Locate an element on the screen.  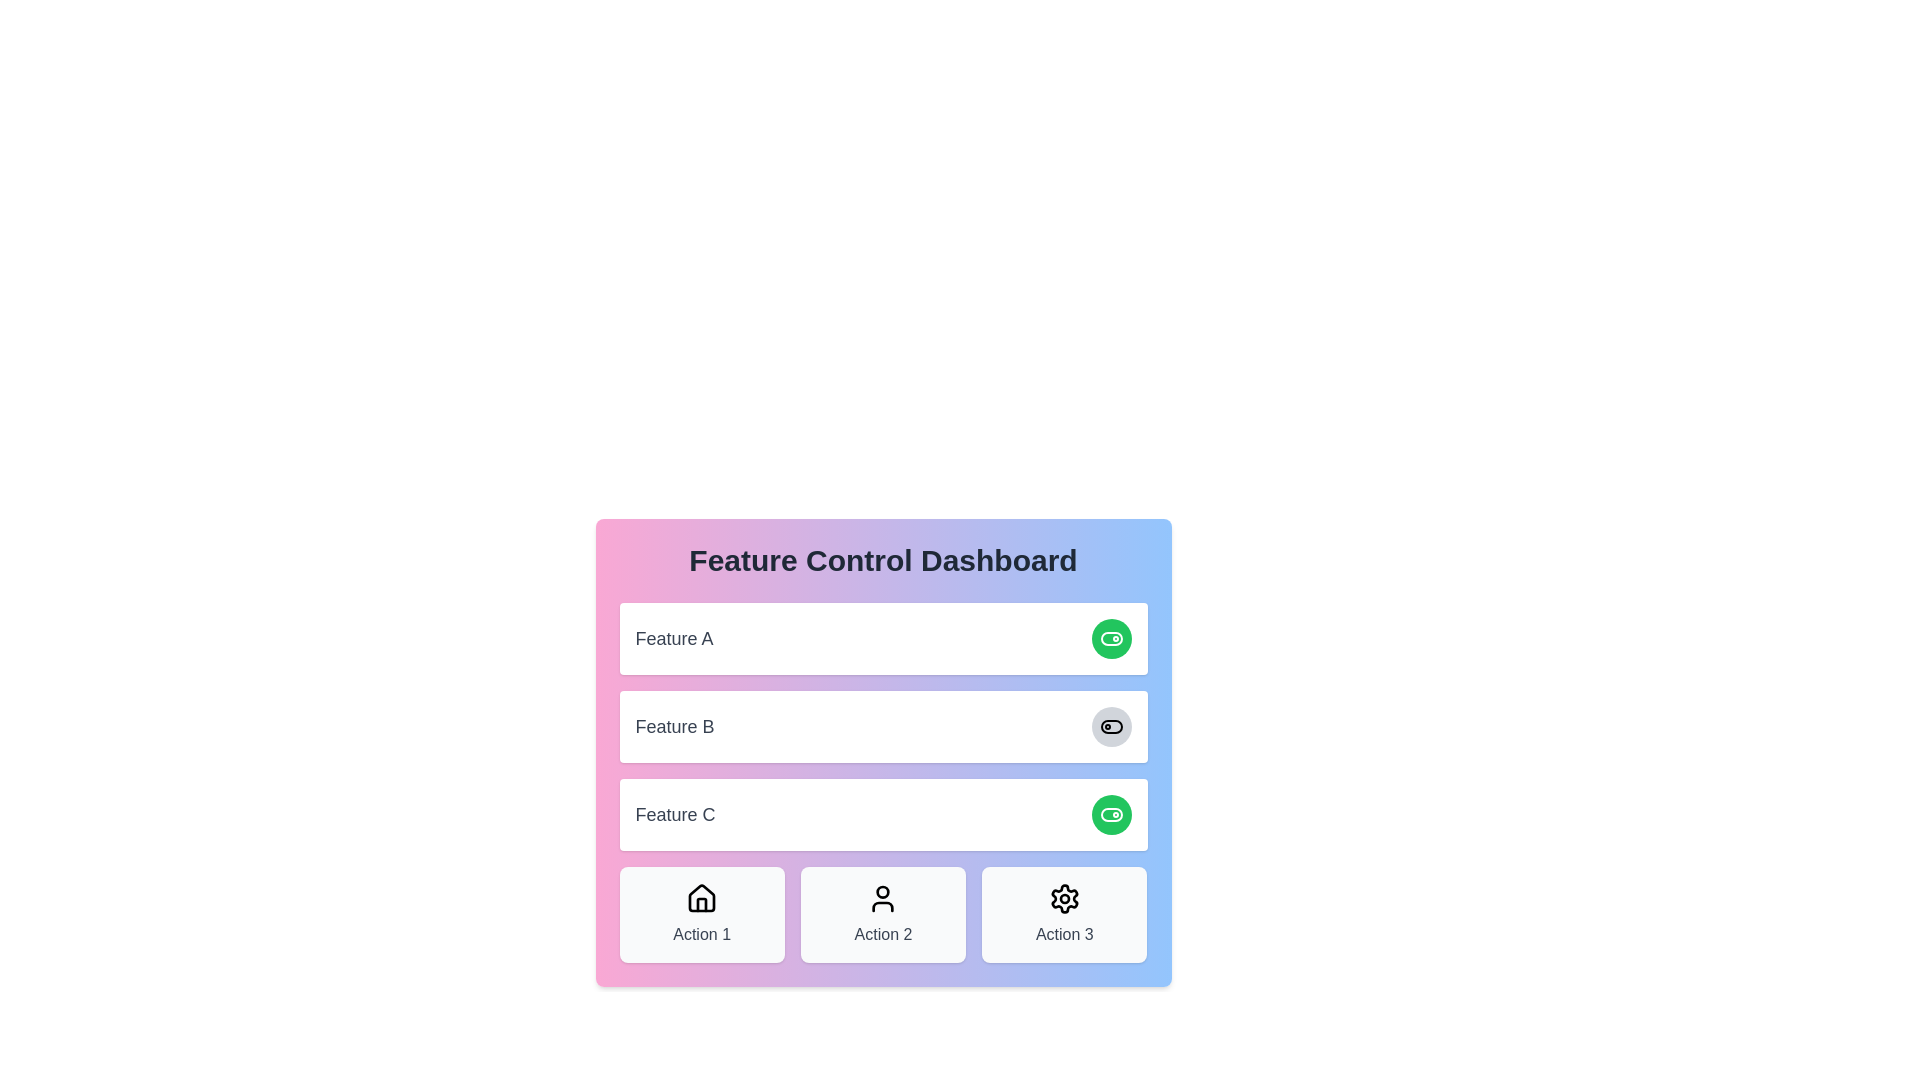
the button in the second column of the three-column grid at the bottom of the interface is located at coordinates (882, 914).